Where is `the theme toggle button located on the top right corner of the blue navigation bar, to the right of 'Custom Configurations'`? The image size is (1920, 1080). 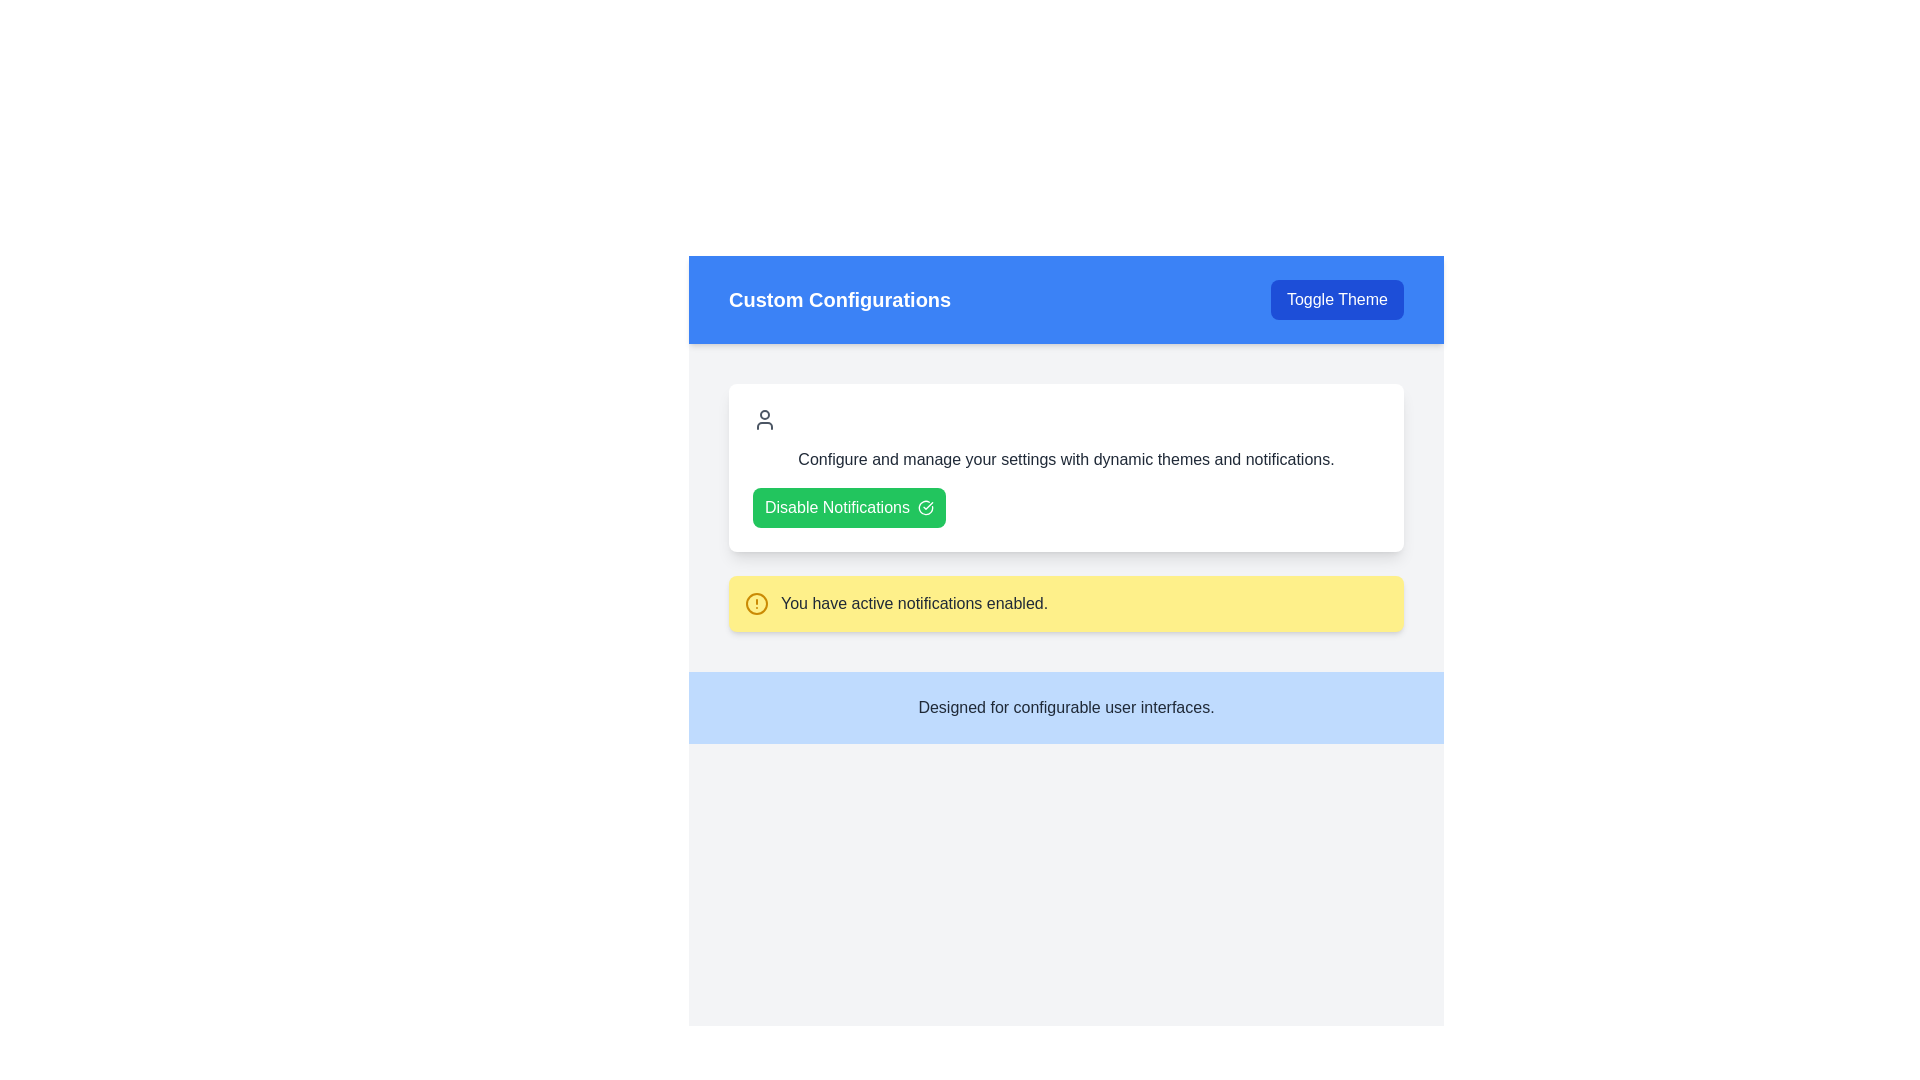 the theme toggle button located on the top right corner of the blue navigation bar, to the right of 'Custom Configurations' is located at coordinates (1337, 300).